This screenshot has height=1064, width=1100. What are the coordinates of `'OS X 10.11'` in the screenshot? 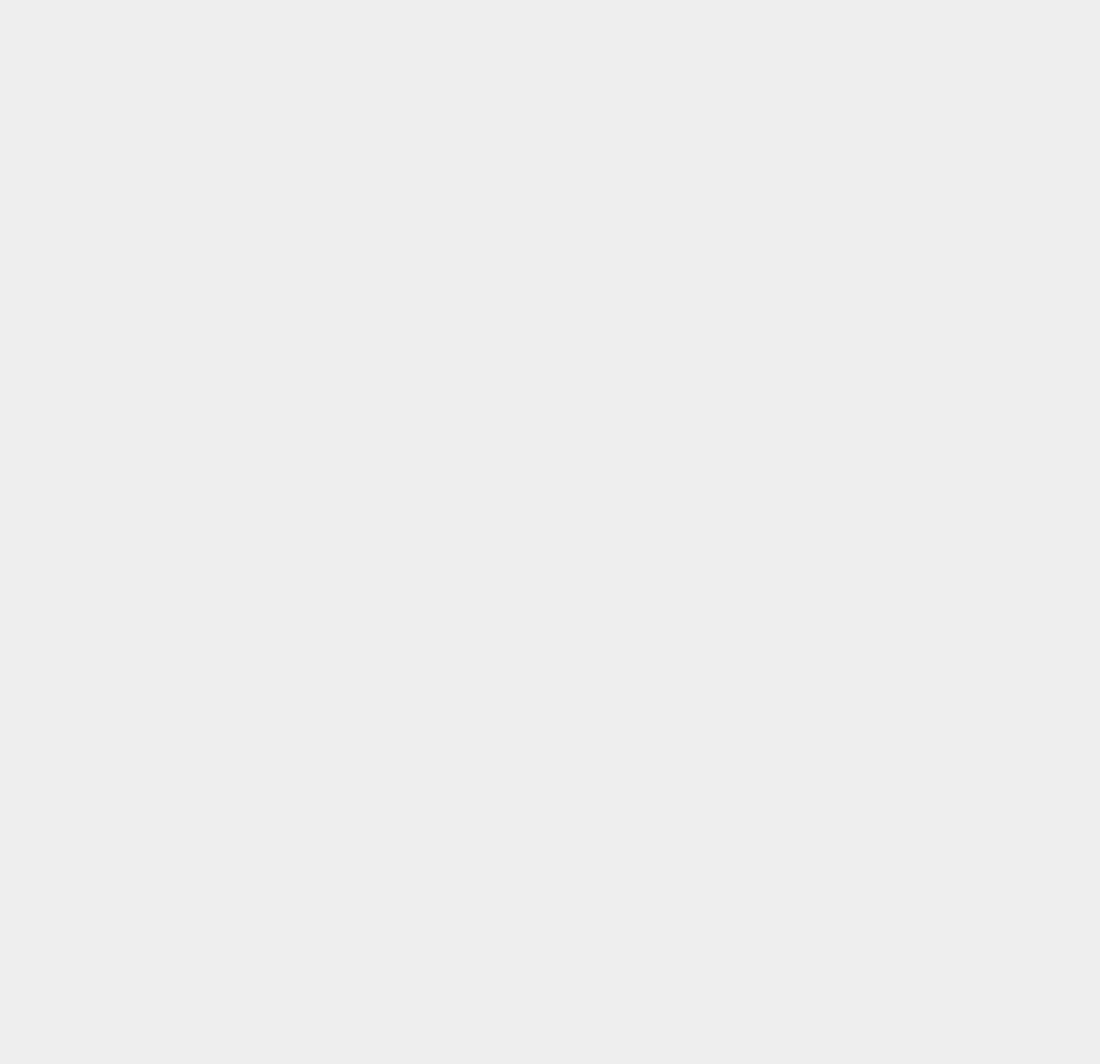 It's located at (812, 174).